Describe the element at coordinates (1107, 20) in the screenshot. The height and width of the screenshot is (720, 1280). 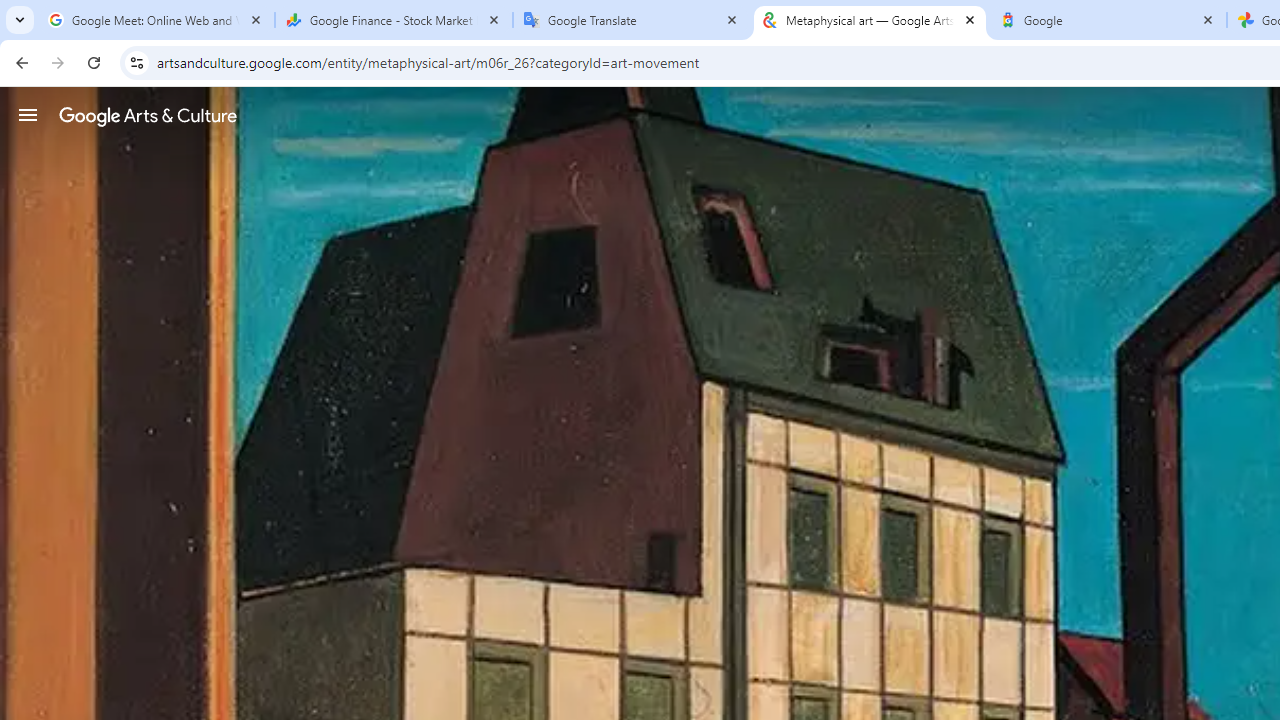
I see `'Google'` at that location.